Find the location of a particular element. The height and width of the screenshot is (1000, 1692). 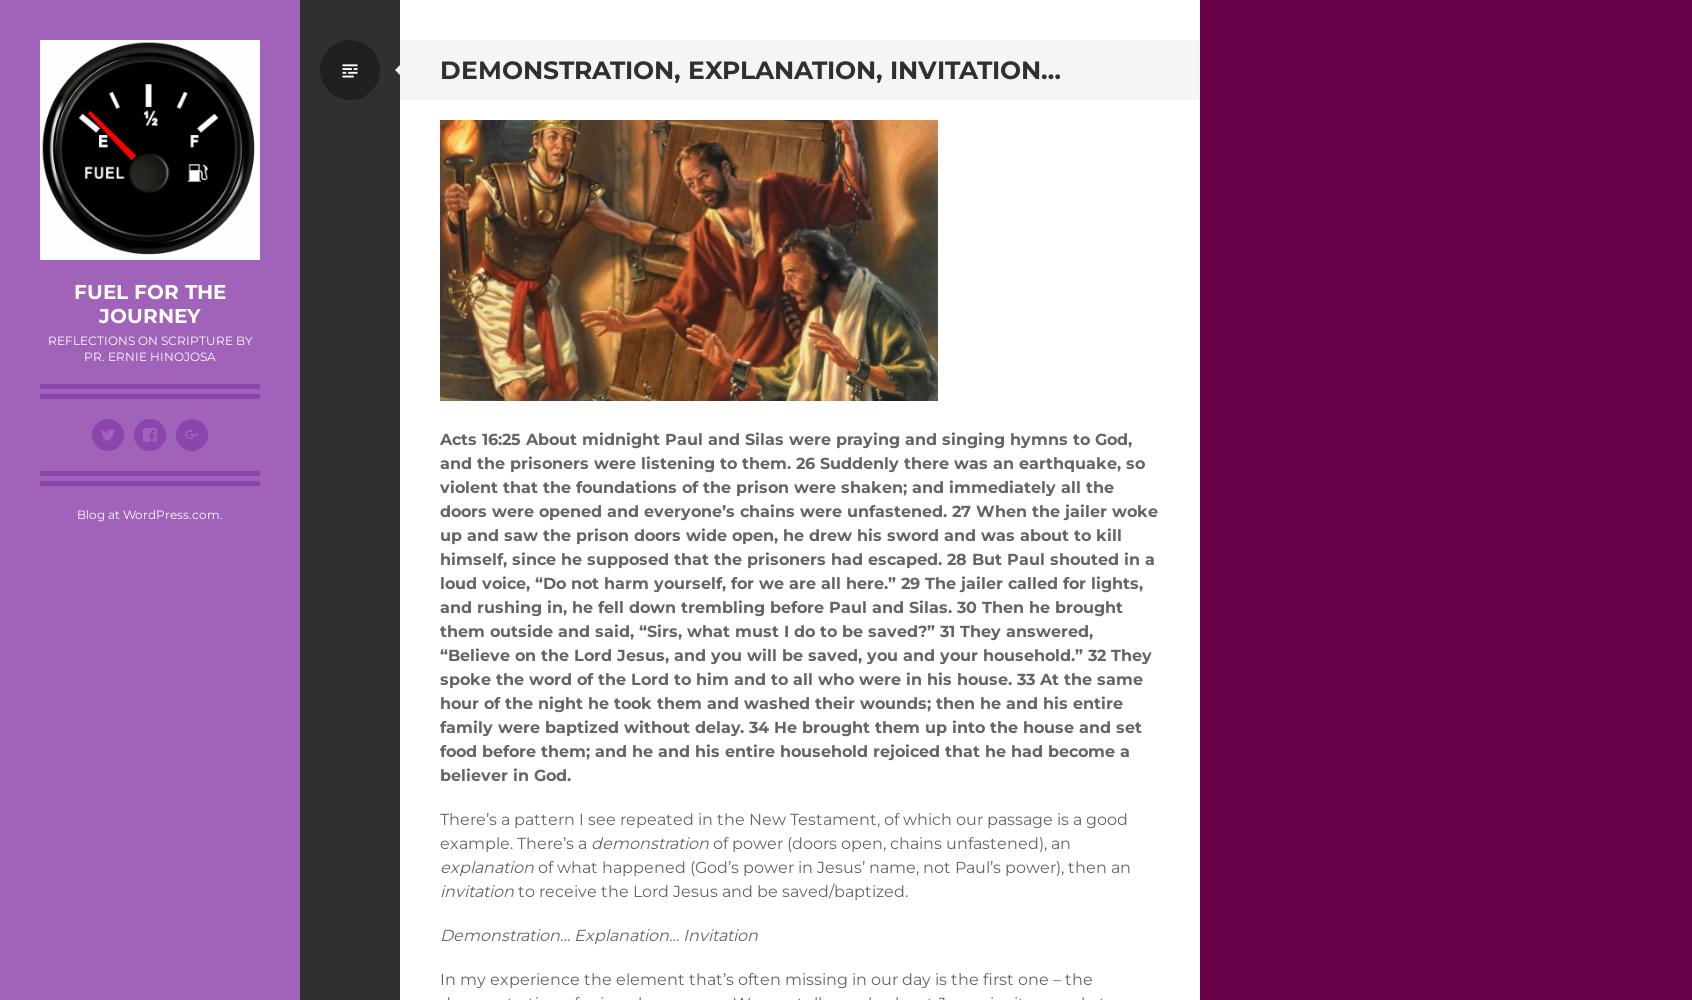

'to receive the Lord Jesus and be saved/baptized.' is located at coordinates (709, 890).